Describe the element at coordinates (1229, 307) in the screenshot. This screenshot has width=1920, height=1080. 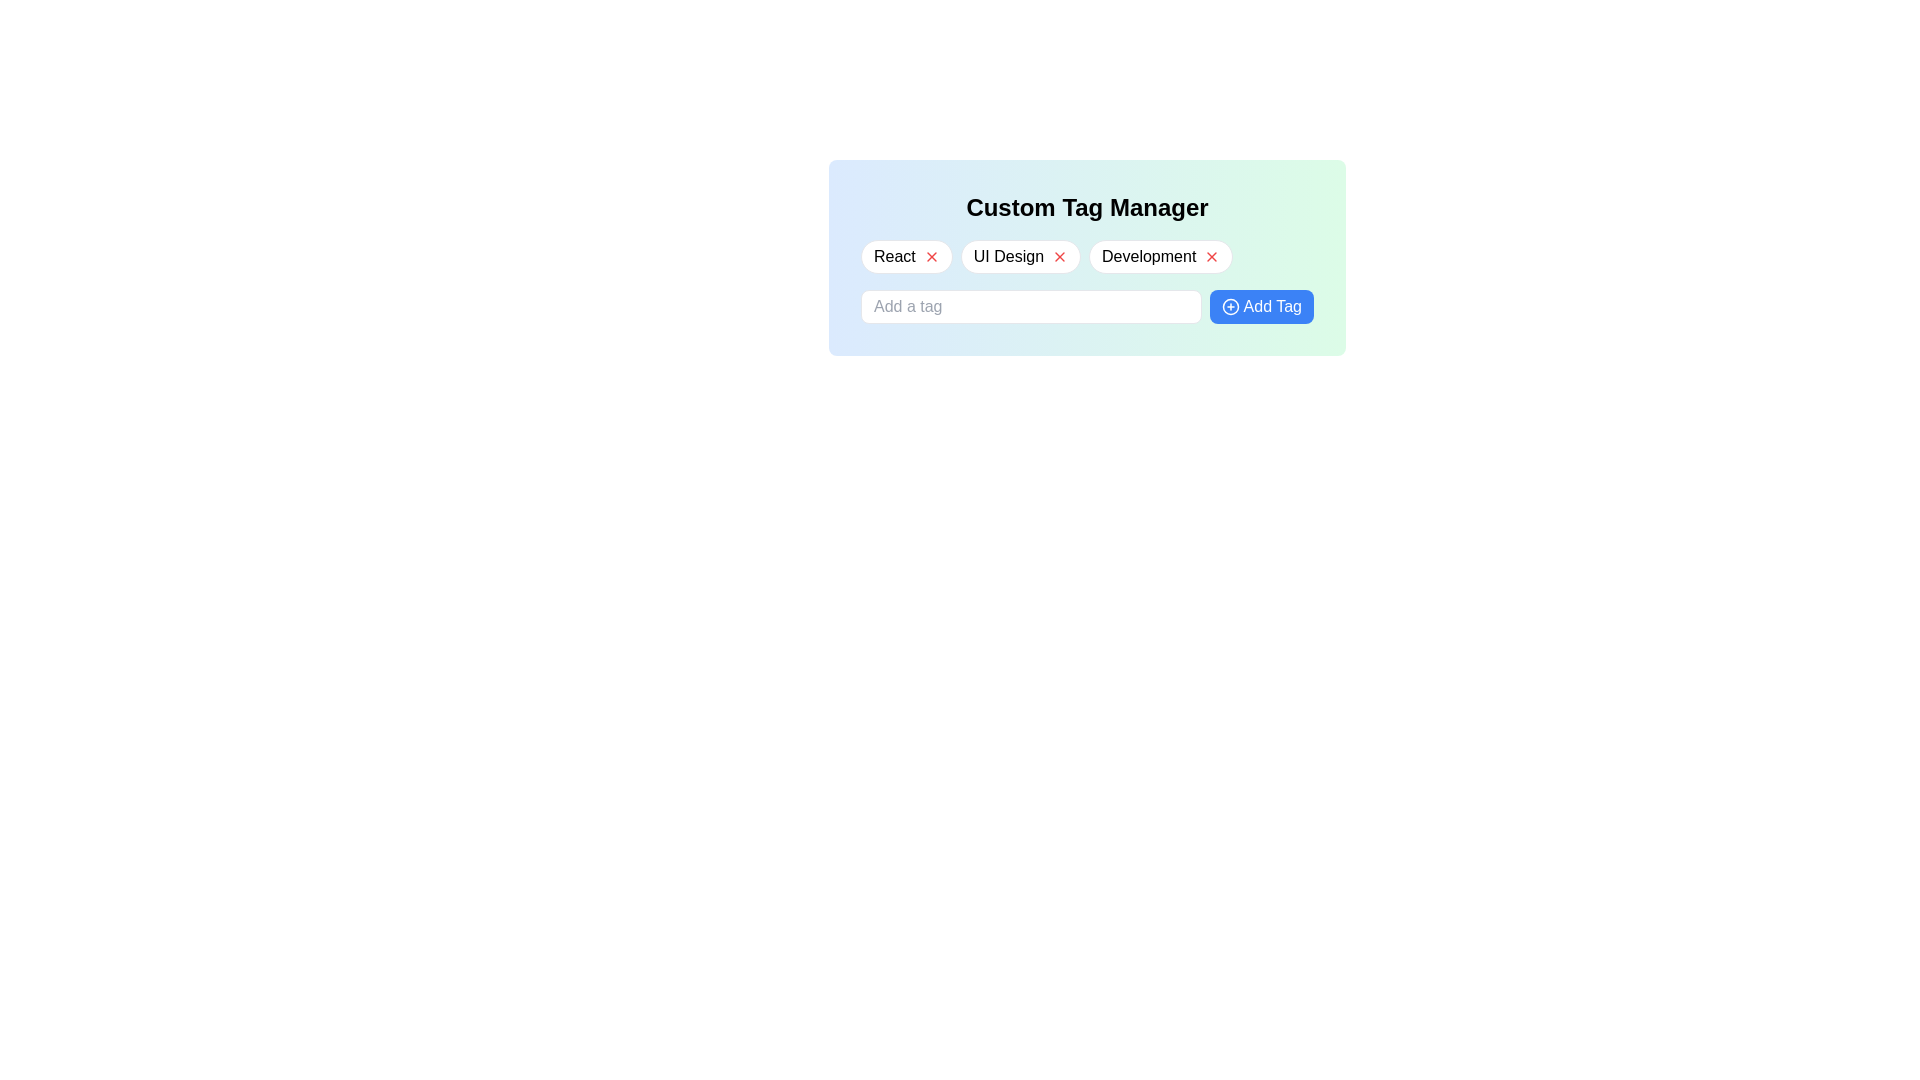
I see `the circular icon with a plus symbol located to the left of the 'Add Tag' button at the bottom right of the card` at that location.